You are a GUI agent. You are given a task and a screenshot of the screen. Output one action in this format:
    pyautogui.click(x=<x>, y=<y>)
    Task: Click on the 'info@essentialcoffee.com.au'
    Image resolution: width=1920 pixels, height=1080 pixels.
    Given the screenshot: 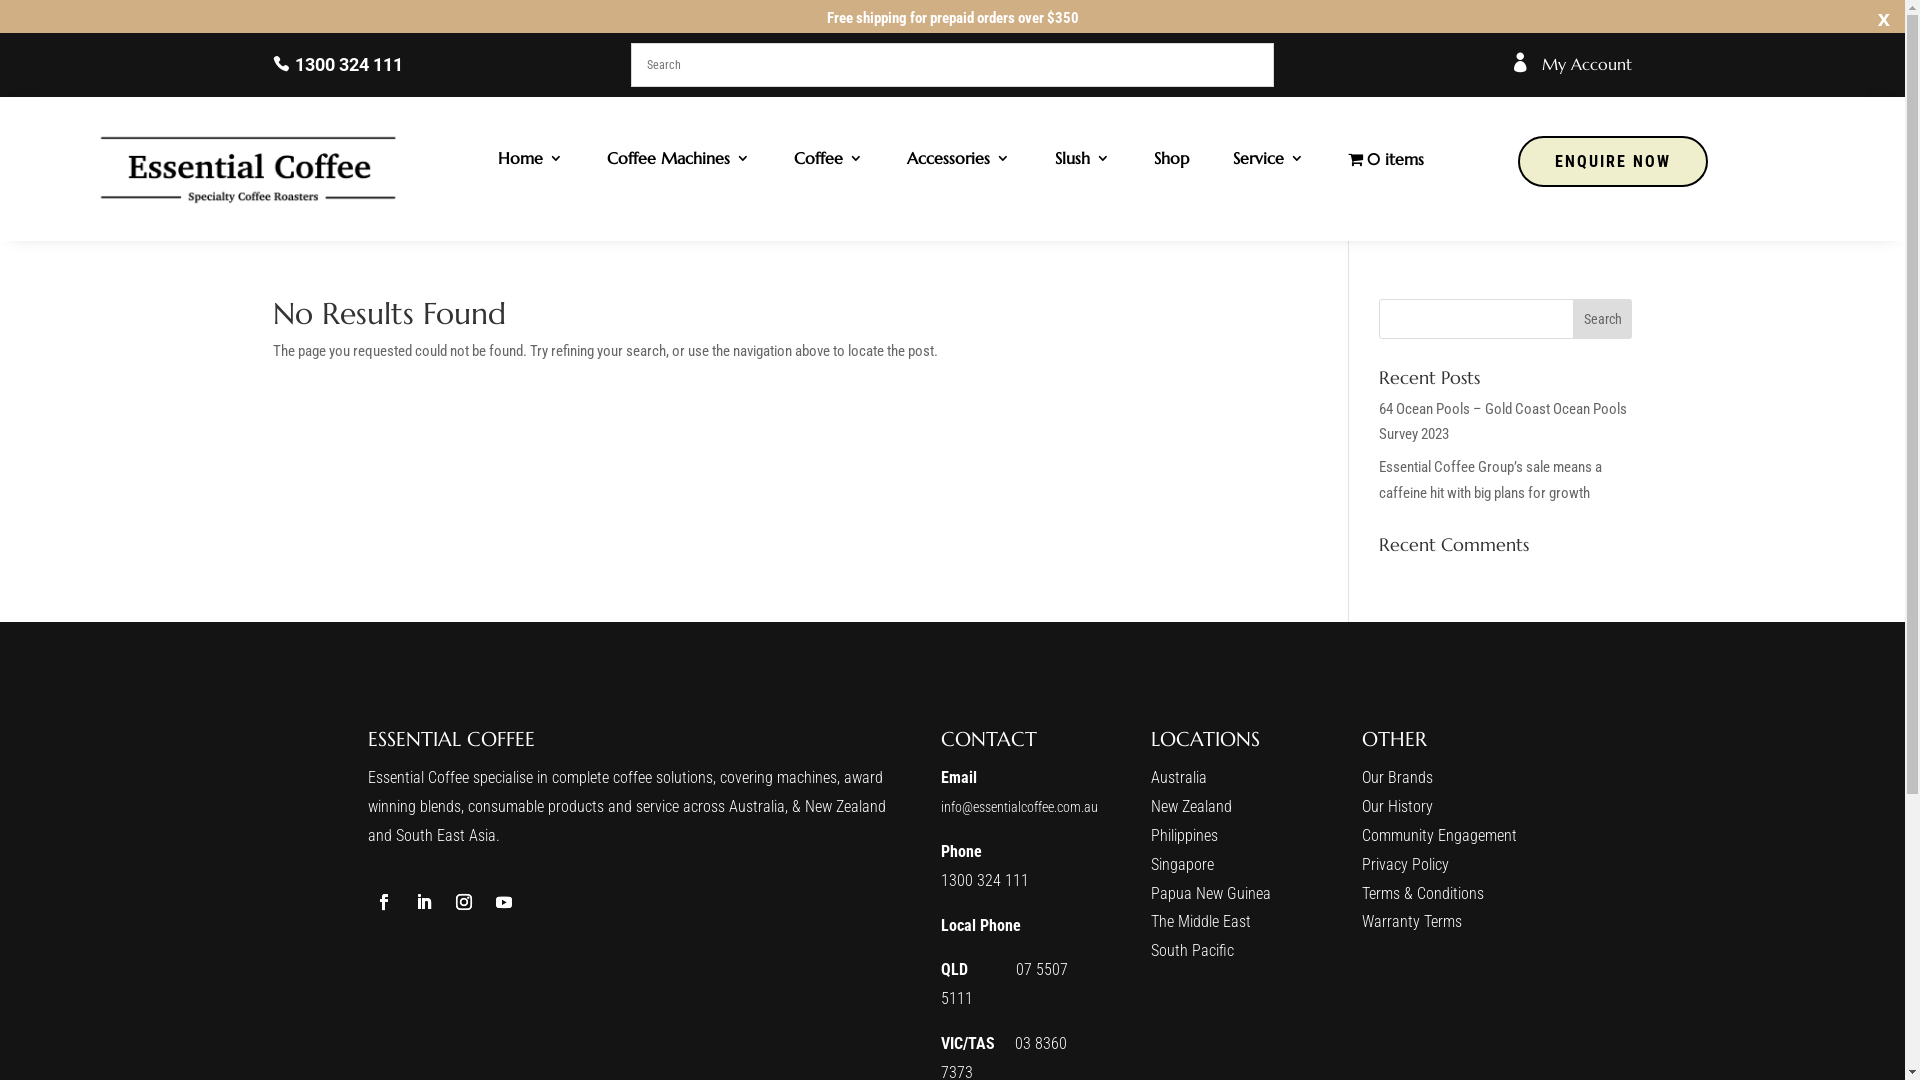 What is the action you would take?
    pyautogui.click(x=1019, y=805)
    